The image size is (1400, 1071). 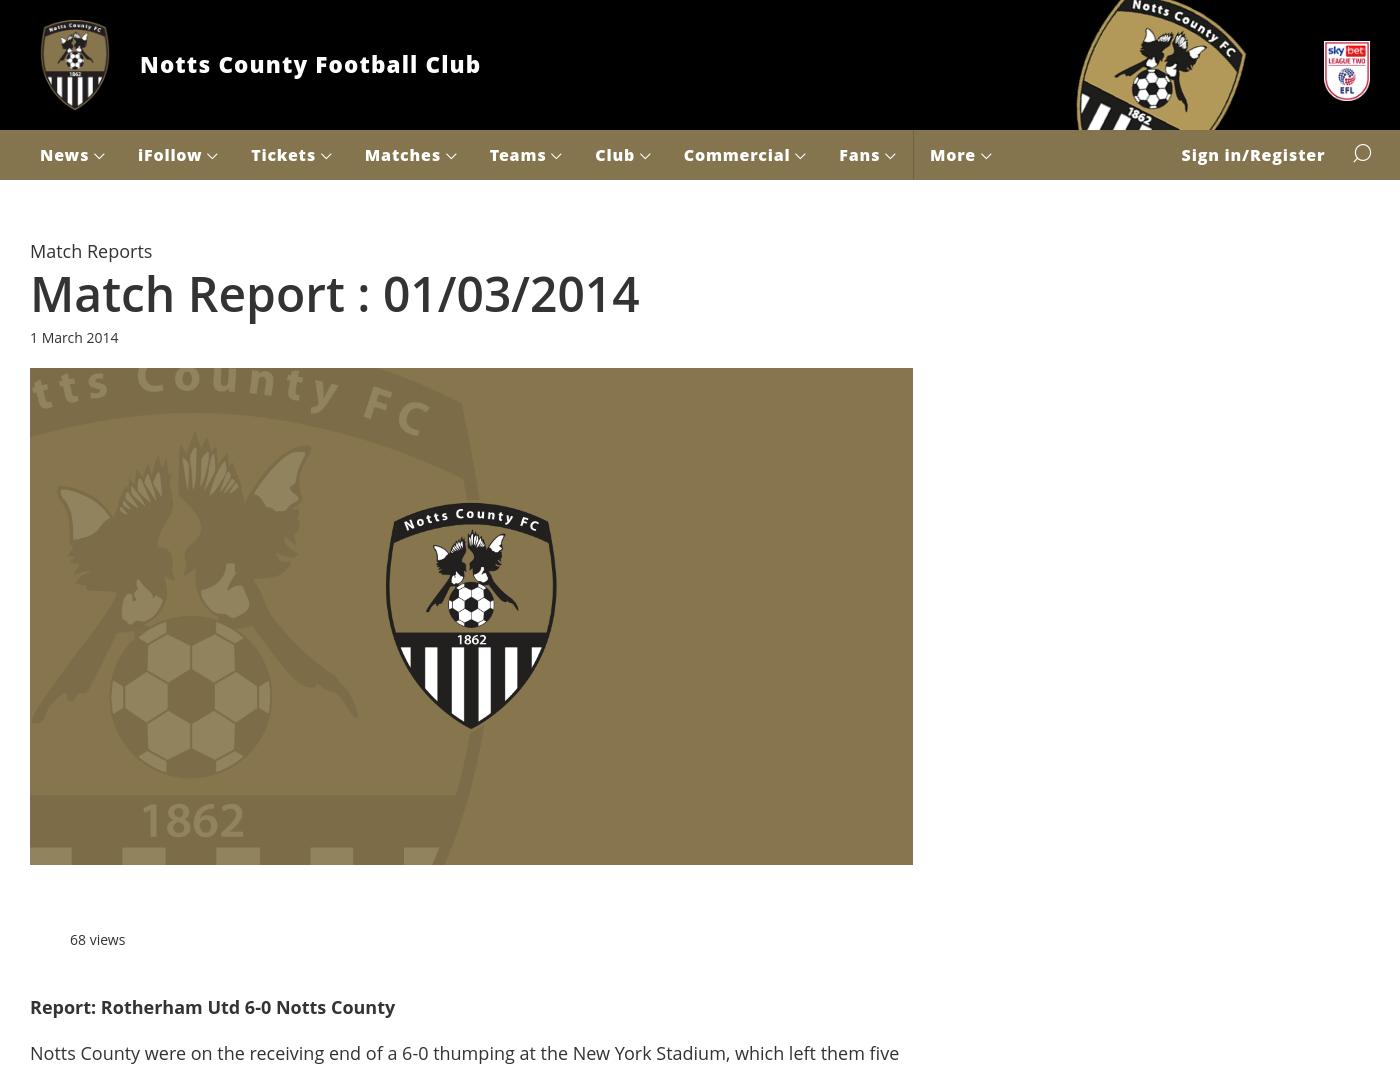 I want to click on 'Matches', so click(x=364, y=153).